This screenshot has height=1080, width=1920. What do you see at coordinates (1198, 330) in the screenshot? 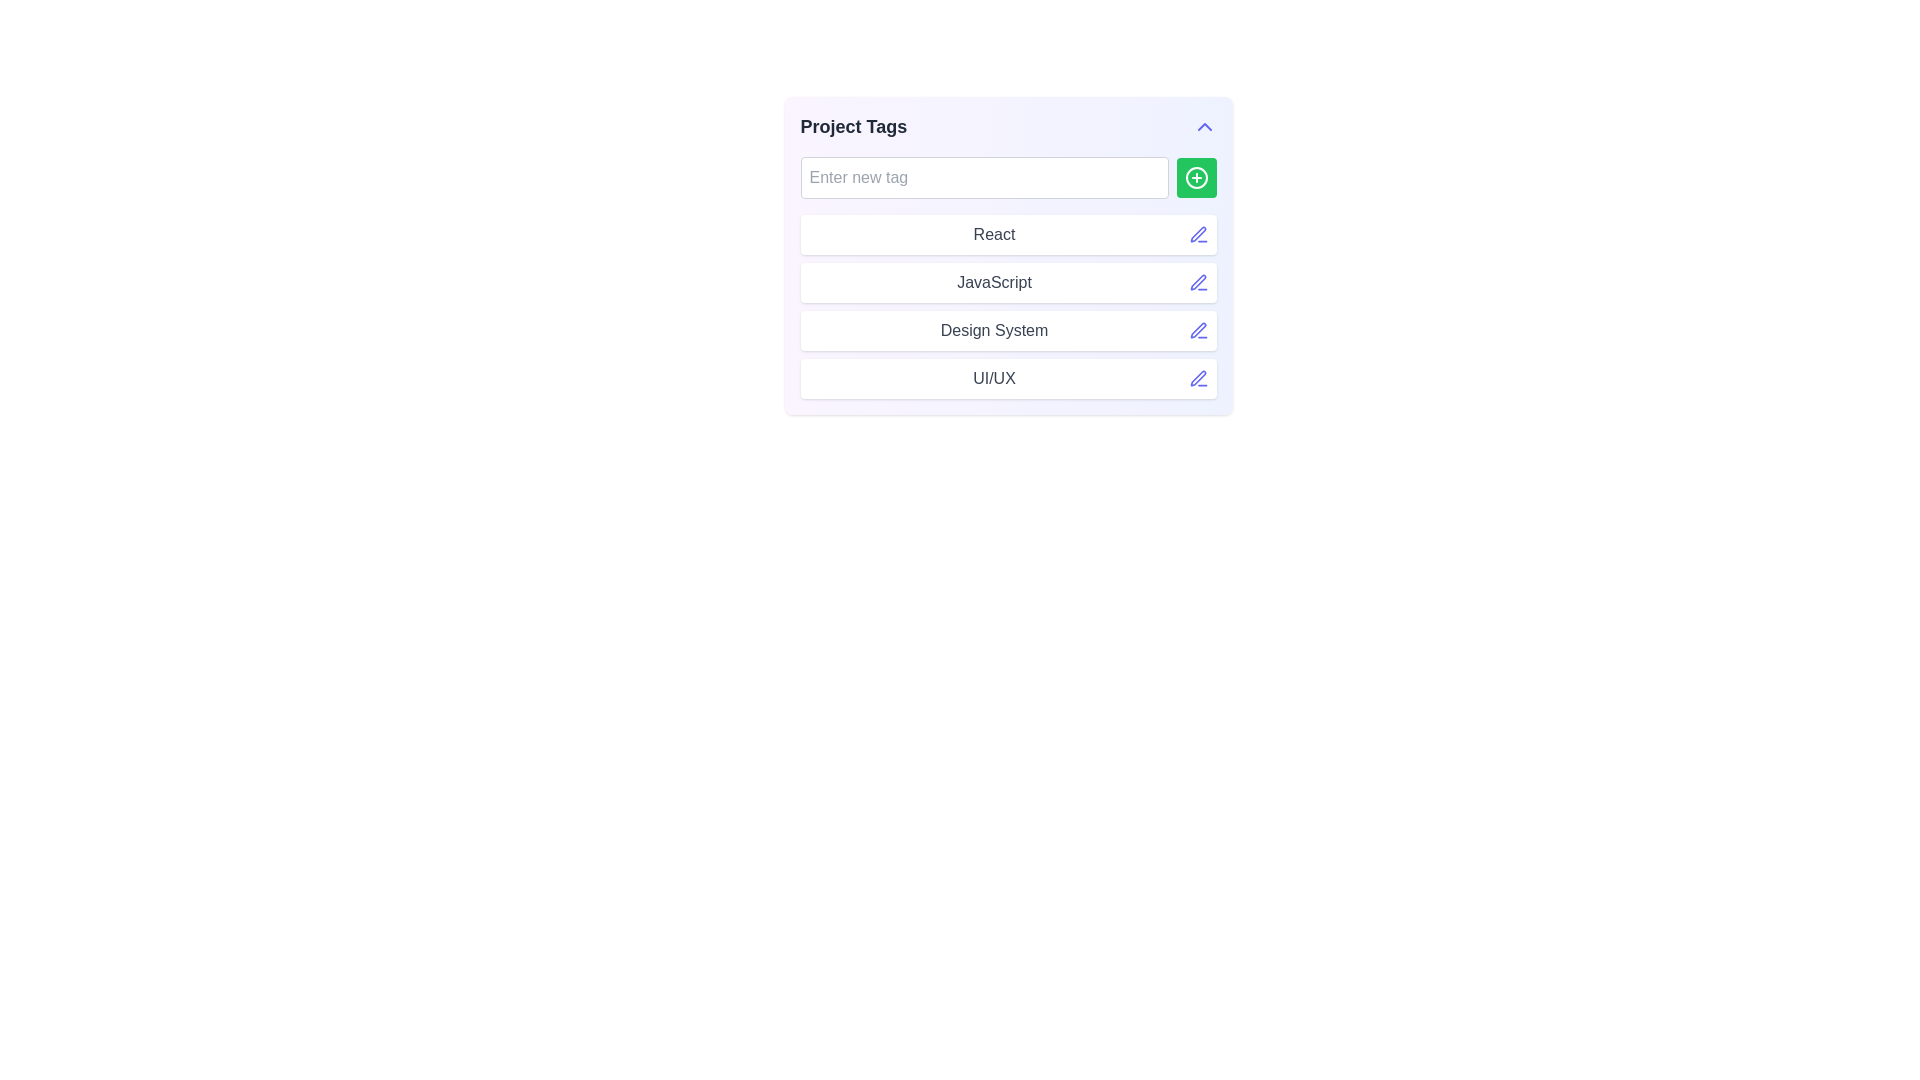
I see `the pen icon button located in the 'Project Tags' section to initiate the editing of the 'Design System' tag` at bounding box center [1198, 330].